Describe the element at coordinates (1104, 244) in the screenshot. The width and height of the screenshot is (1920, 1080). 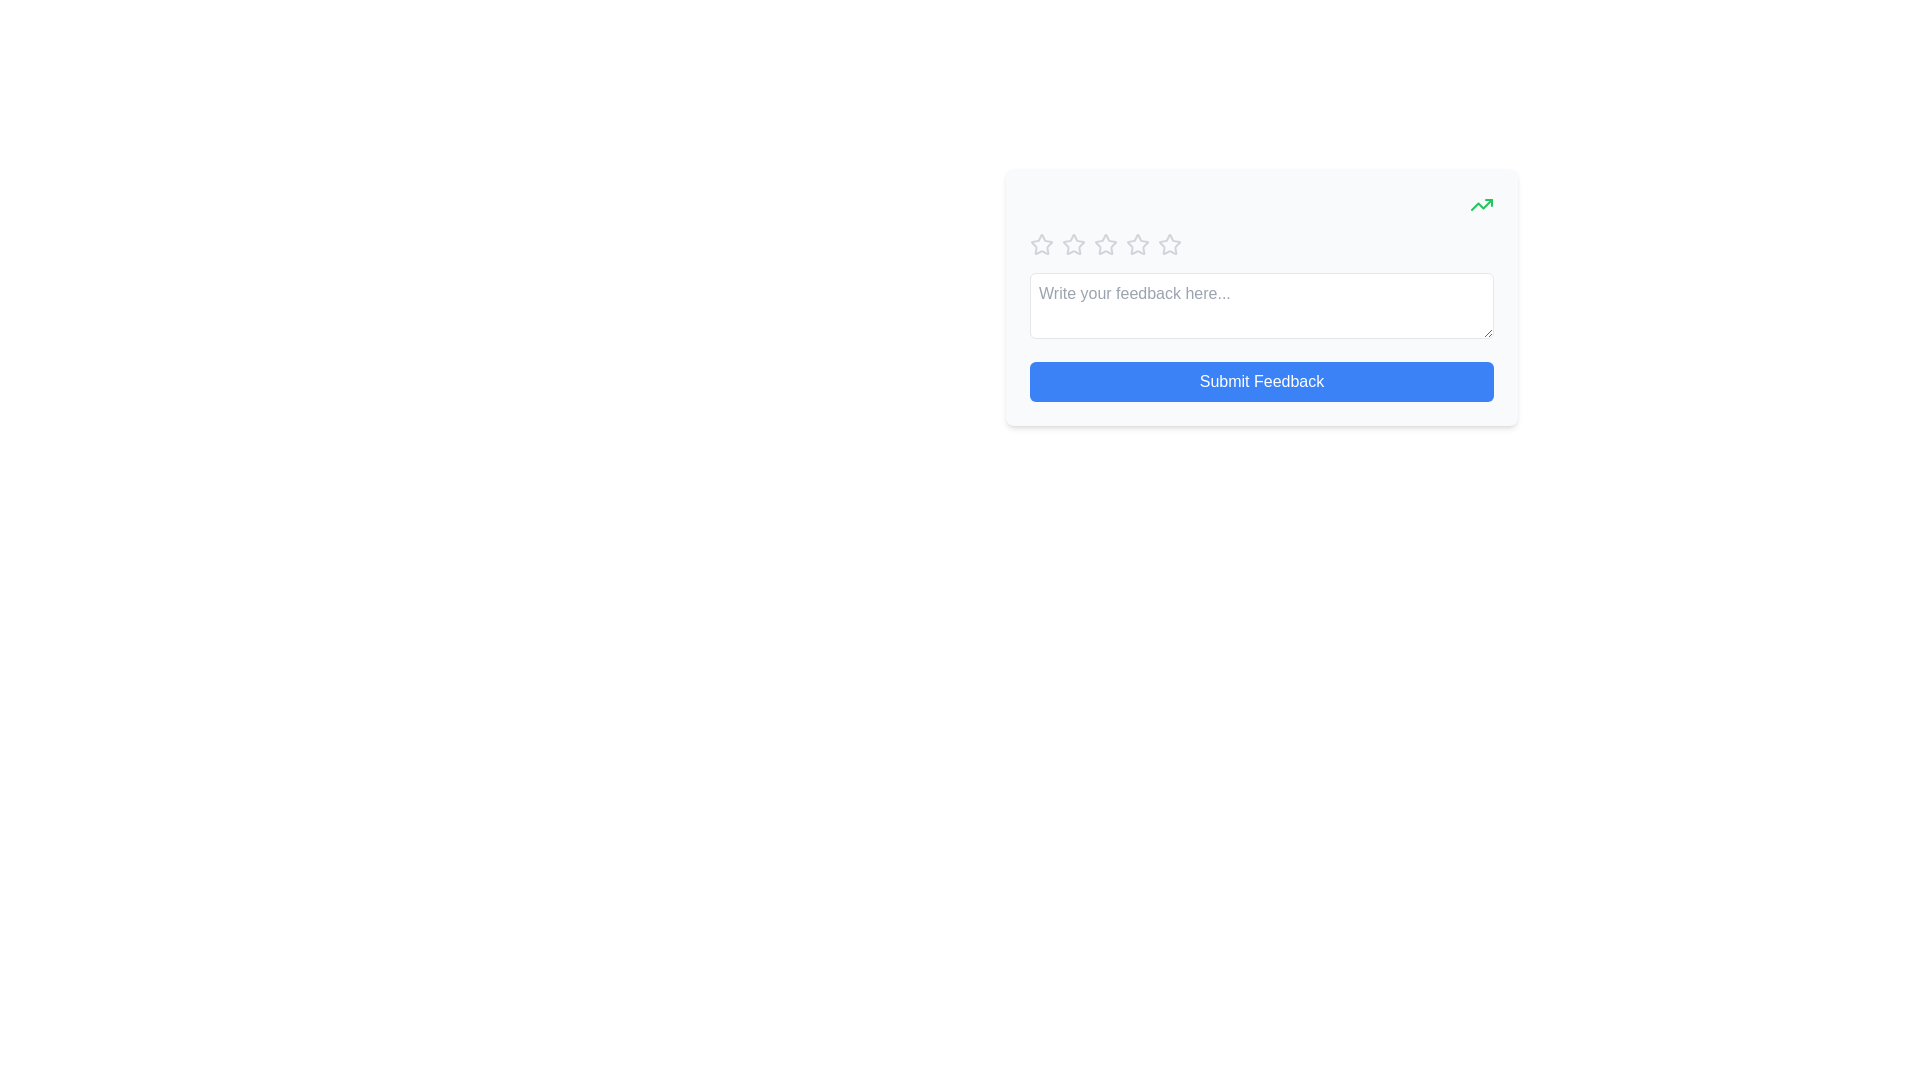
I see `the second star-shaped icon in the rating component, which is styled as an outlined drawing with thin strokes and rounded edges, located near the top portion of the feedback form` at that location.